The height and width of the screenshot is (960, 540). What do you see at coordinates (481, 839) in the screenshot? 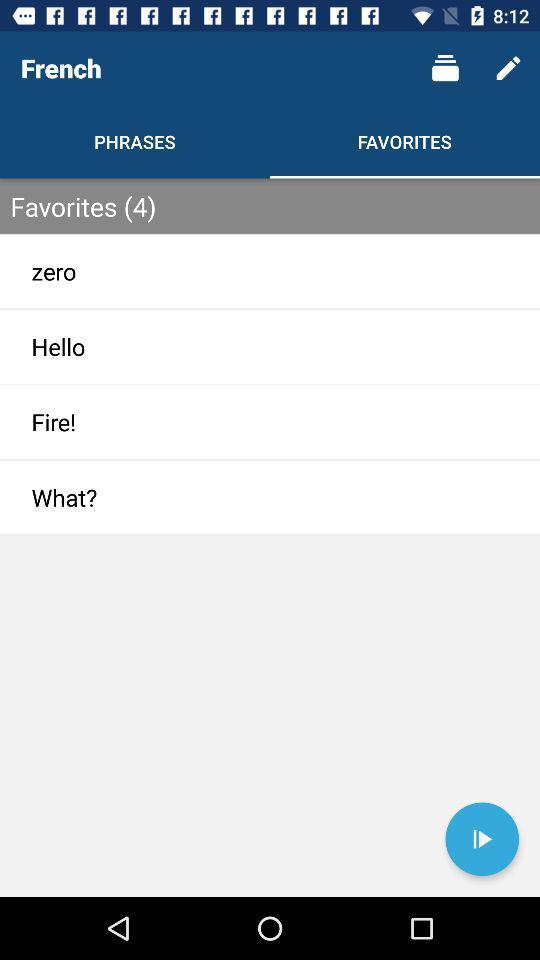
I see `the icon at the bottom right corner` at bounding box center [481, 839].